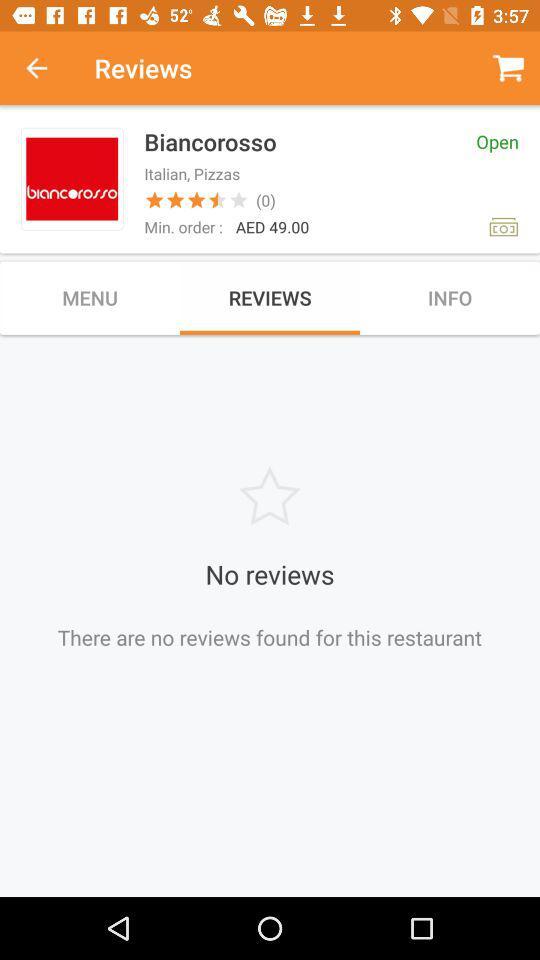 The height and width of the screenshot is (960, 540). Describe the element at coordinates (47, 68) in the screenshot. I see `the icon next to the reviews` at that location.